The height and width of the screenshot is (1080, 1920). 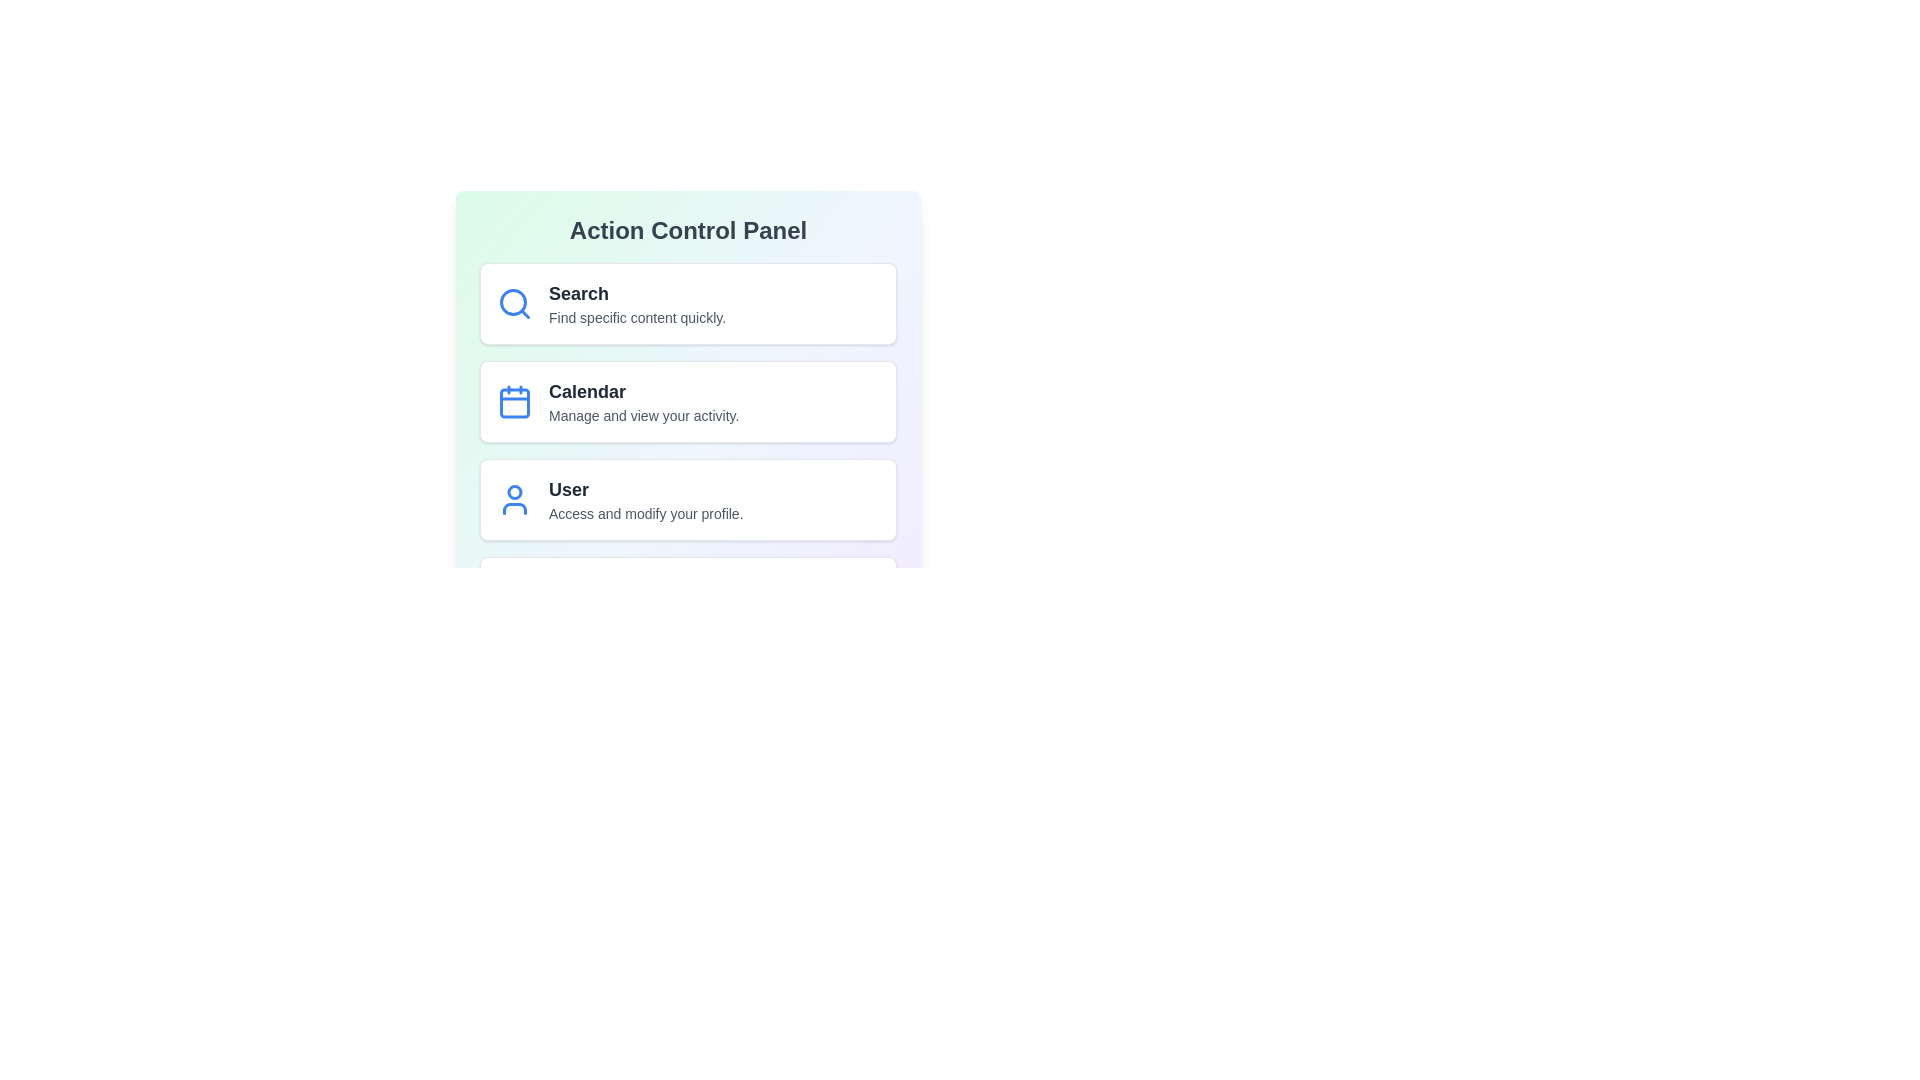 What do you see at coordinates (688, 499) in the screenshot?
I see `the user settings element, which is a clickable list item with a blue outline icon of a person and the title 'User'` at bounding box center [688, 499].